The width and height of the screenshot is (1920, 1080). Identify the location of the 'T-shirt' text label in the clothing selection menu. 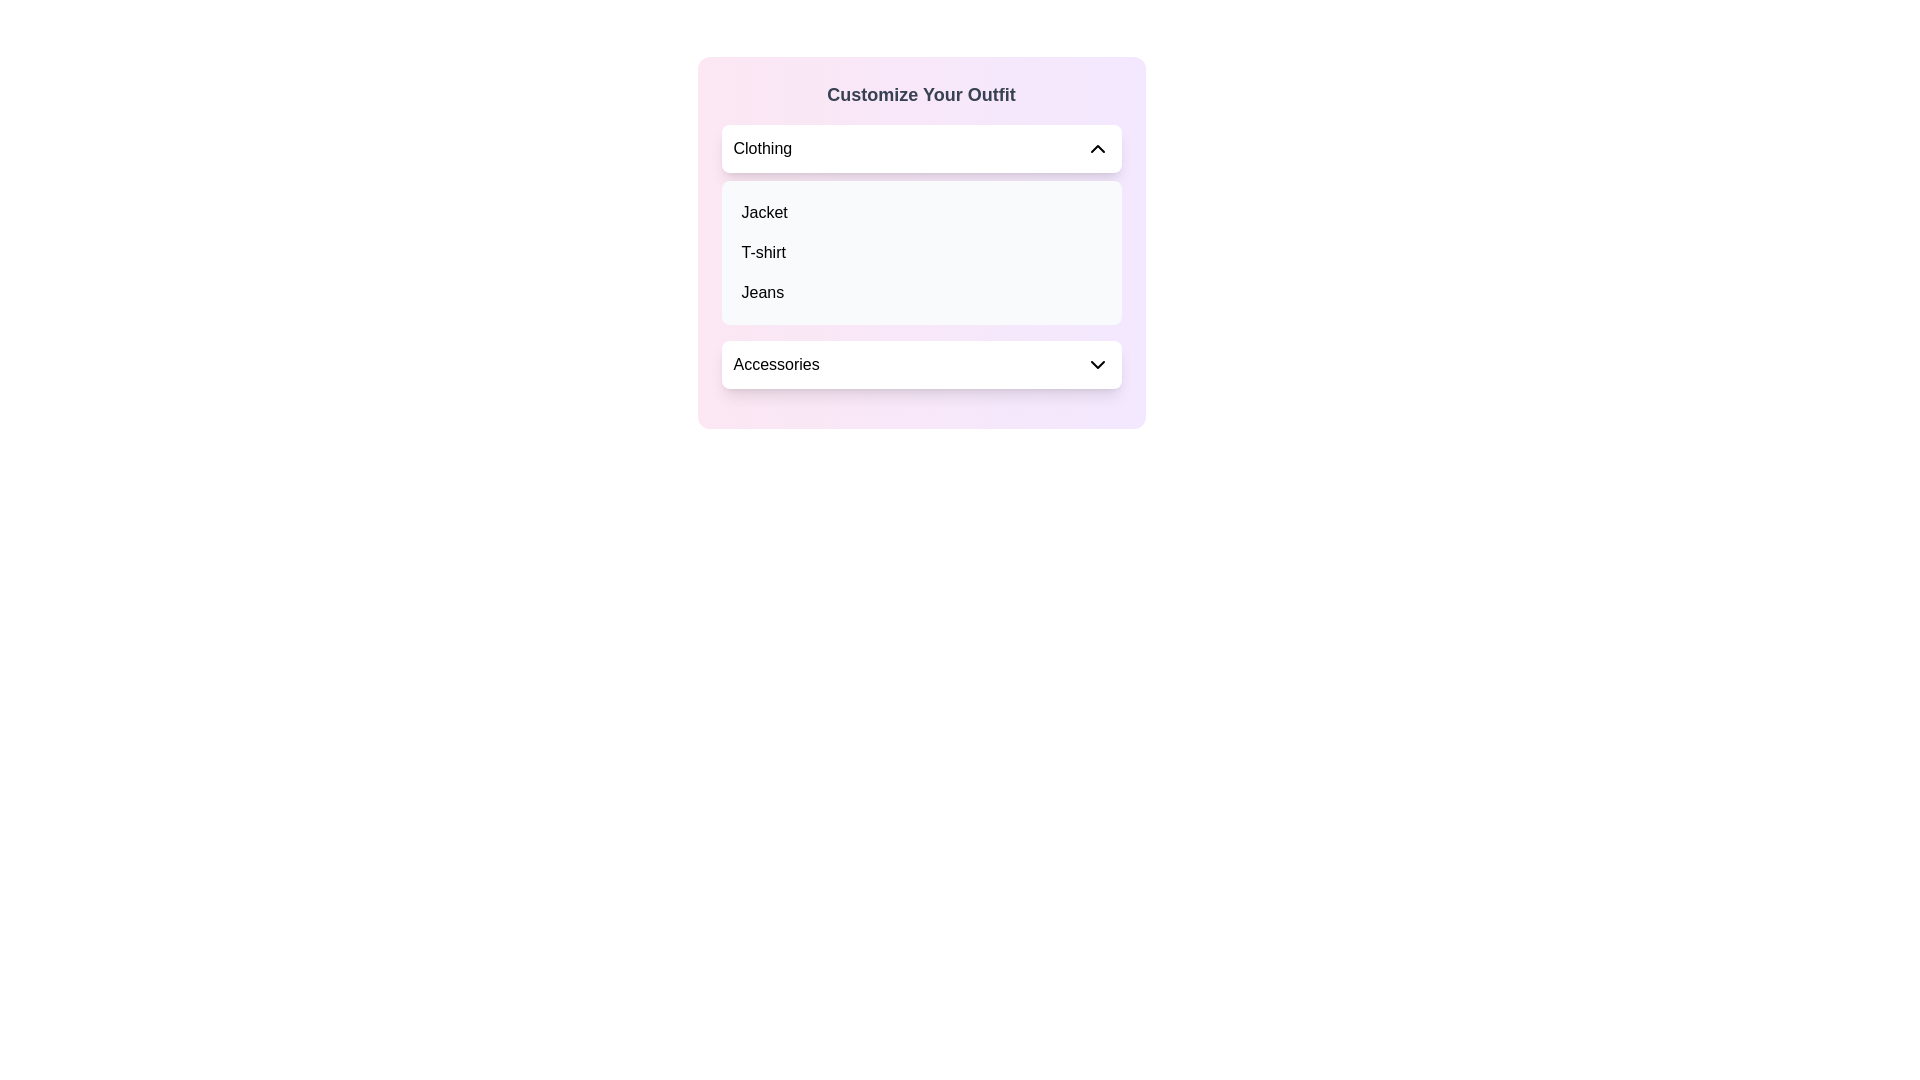
(762, 252).